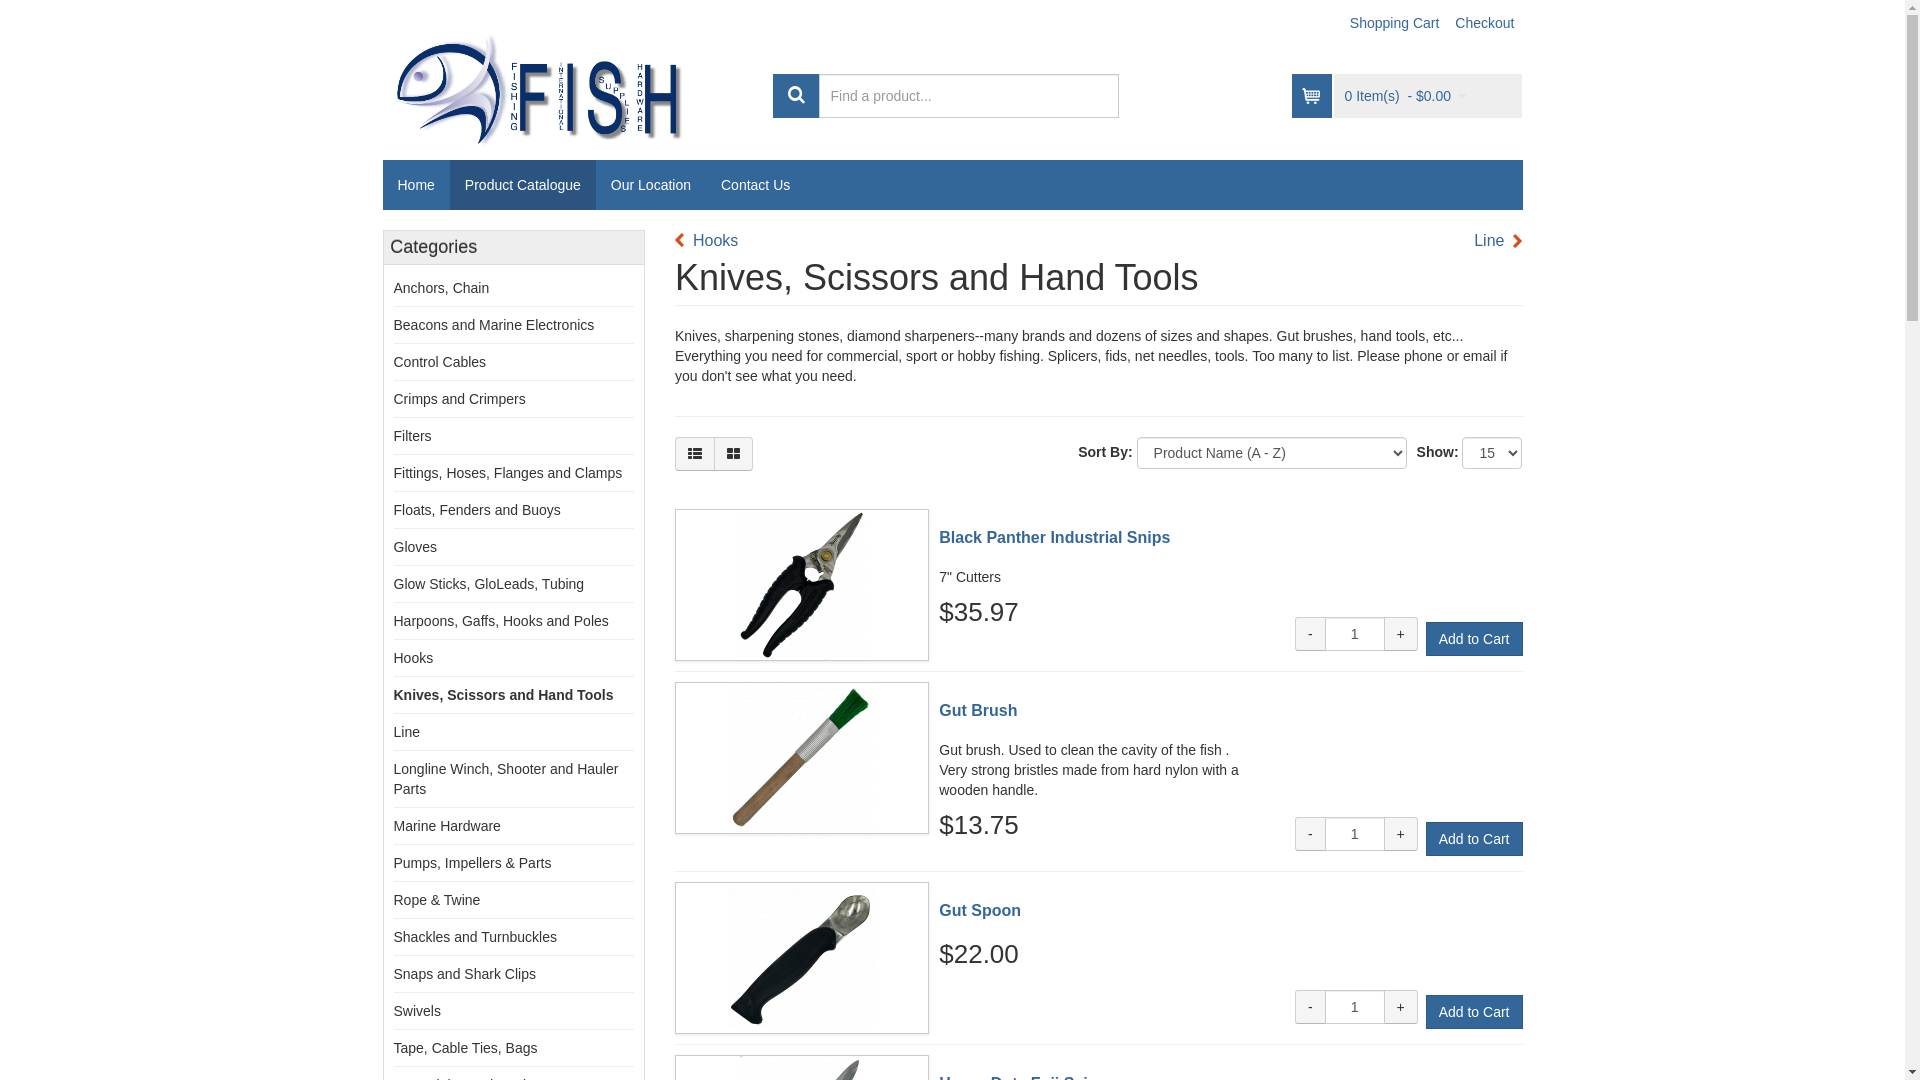 This screenshot has height=1080, width=1920. What do you see at coordinates (476, 508) in the screenshot?
I see `'Floats, Fenders and Buoys'` at bounding box center [476, 508].